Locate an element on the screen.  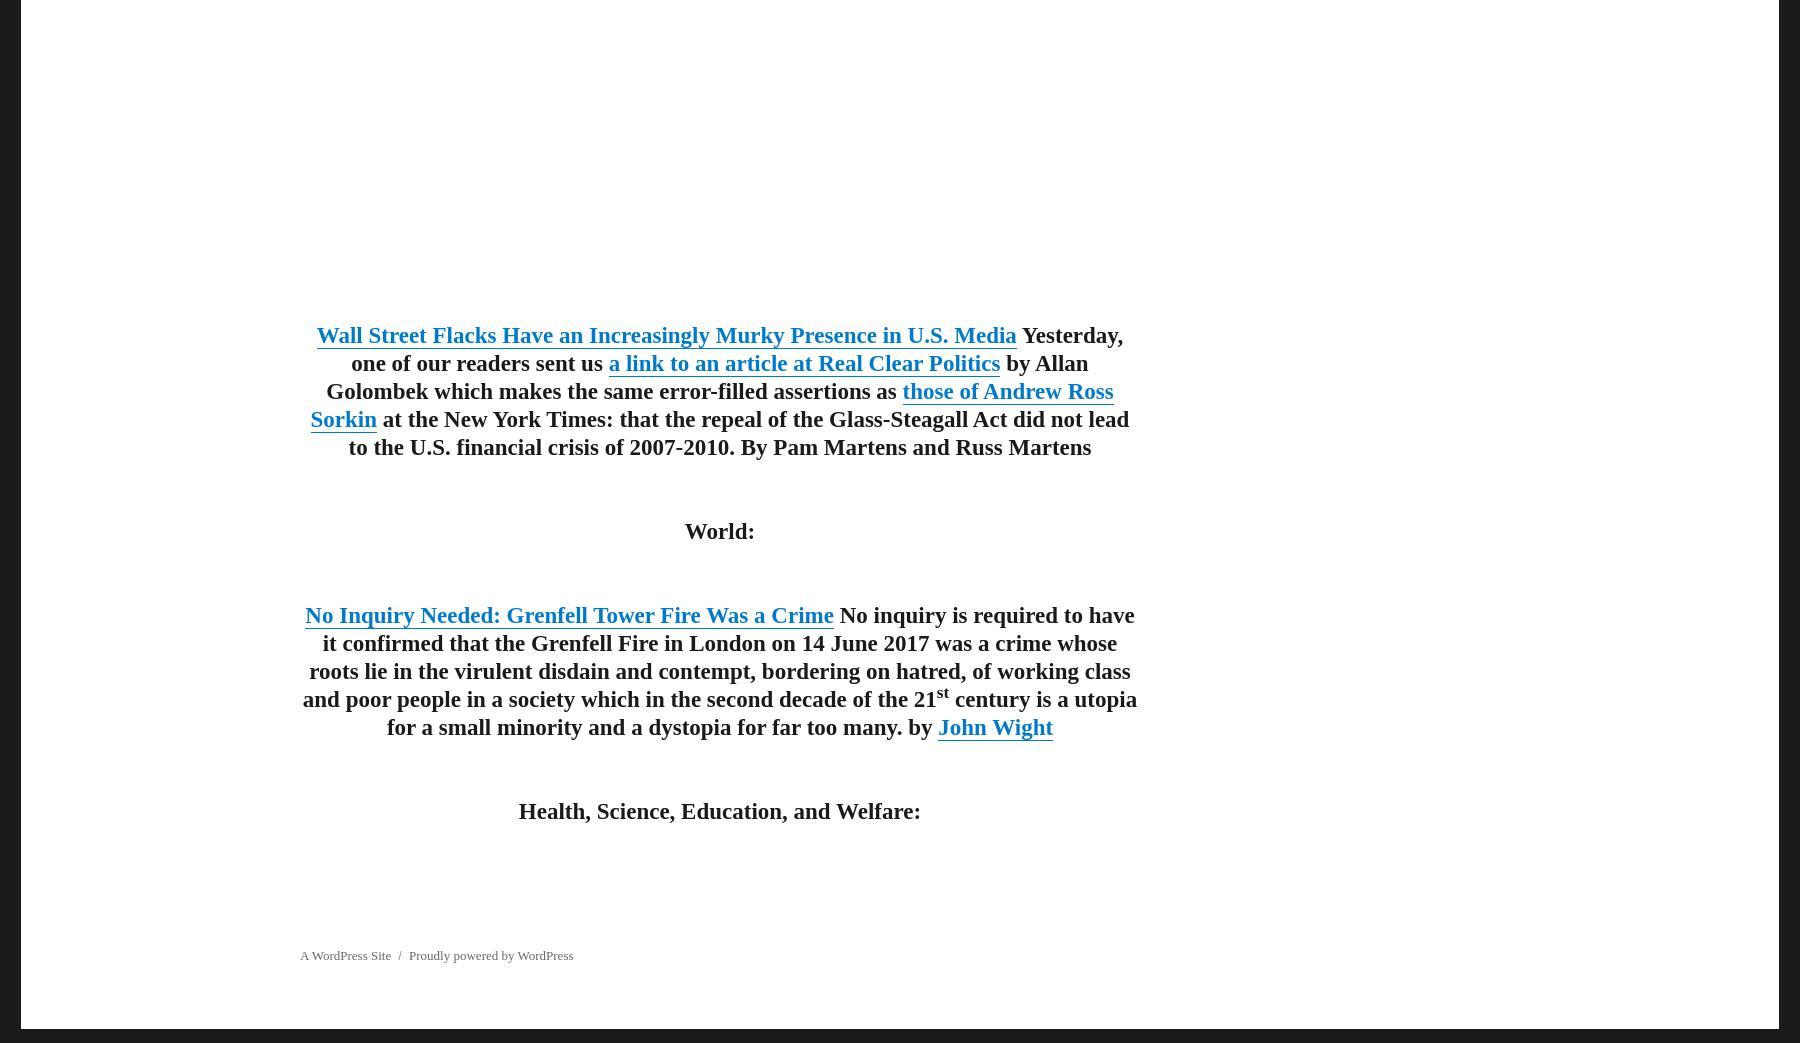
'Wall Street Flacks Have an Increasingly Murky Presence in U.S. Media' is located at coordinates (666, 333).